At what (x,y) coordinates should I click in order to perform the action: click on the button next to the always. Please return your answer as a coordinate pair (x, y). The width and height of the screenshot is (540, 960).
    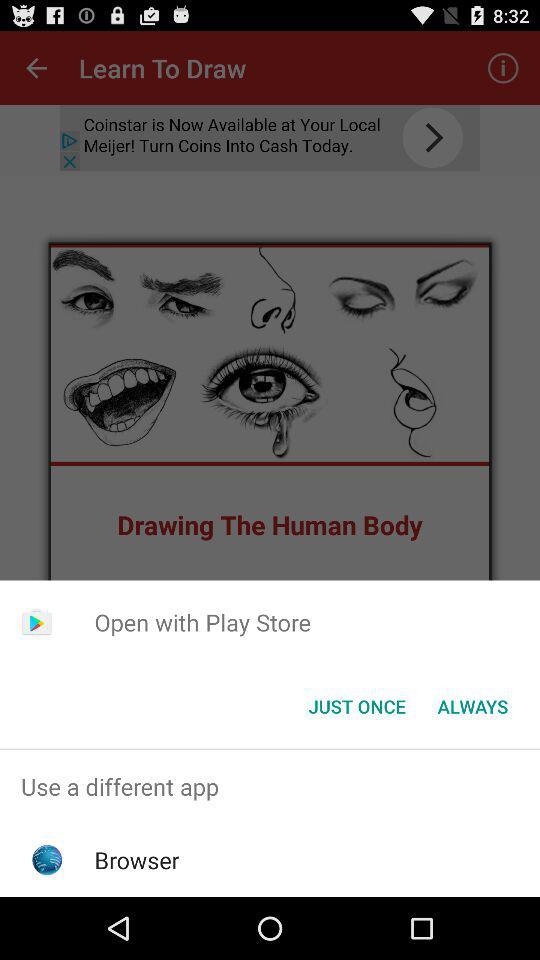
    Looking at the image, I should click on (356, 706).